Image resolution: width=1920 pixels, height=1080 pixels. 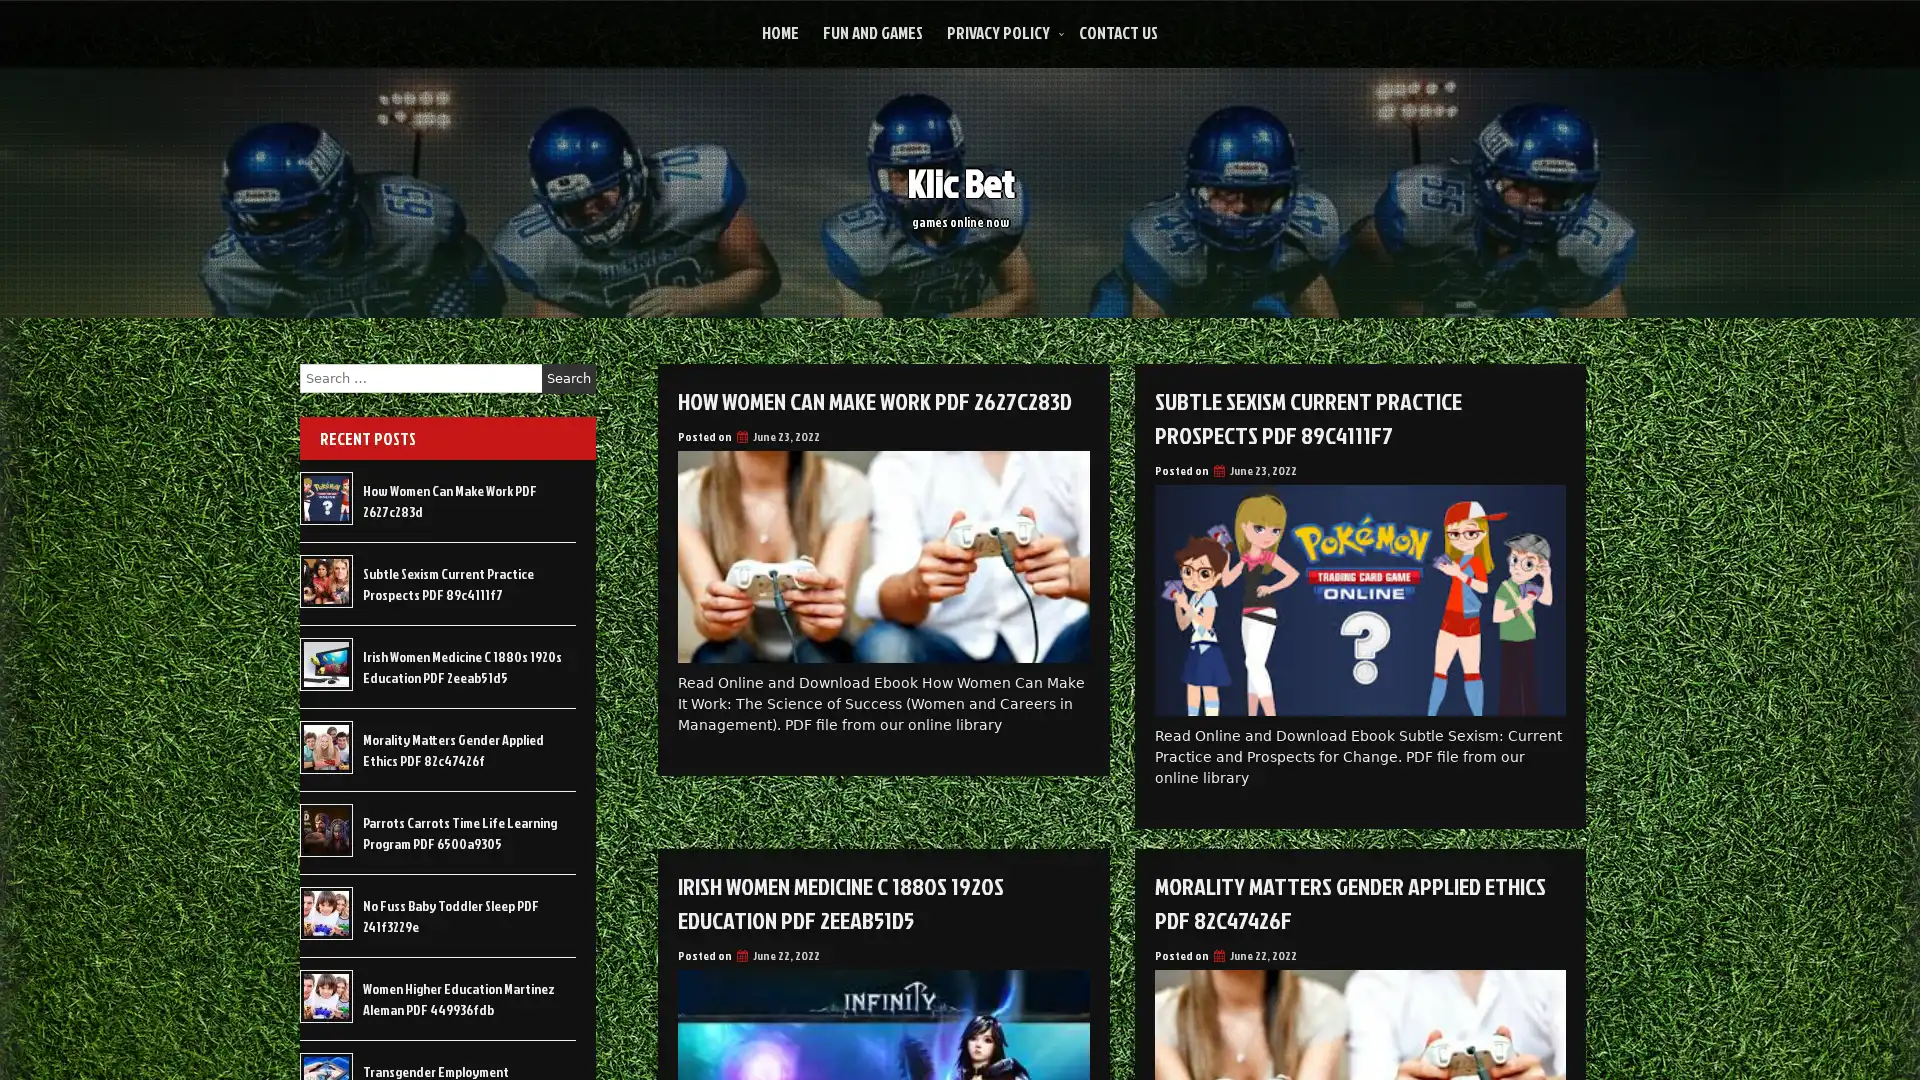 What do you see at coordinates (568, 378) in the screenshot?
I see `Search` at bounding box center [568, 378].